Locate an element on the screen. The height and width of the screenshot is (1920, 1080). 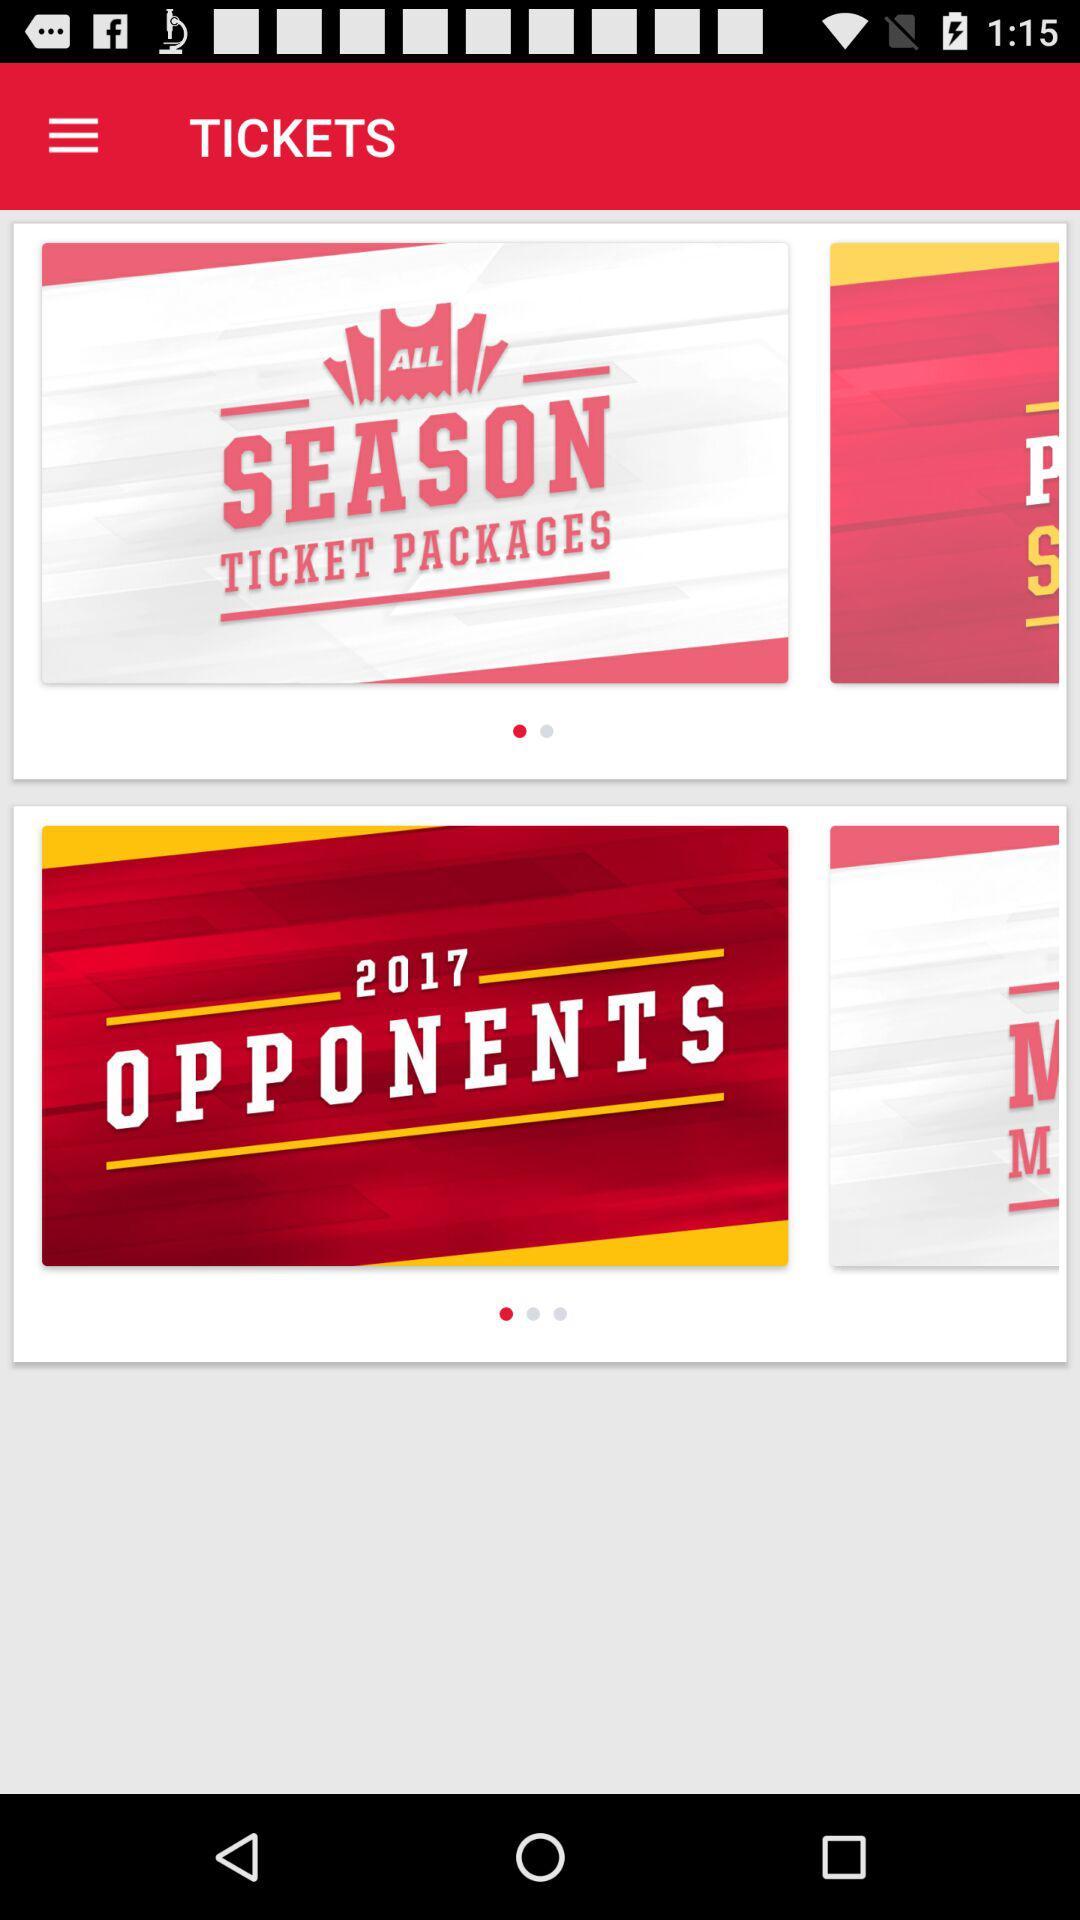
move to second row of first option is located at coordinates (414, 1045).